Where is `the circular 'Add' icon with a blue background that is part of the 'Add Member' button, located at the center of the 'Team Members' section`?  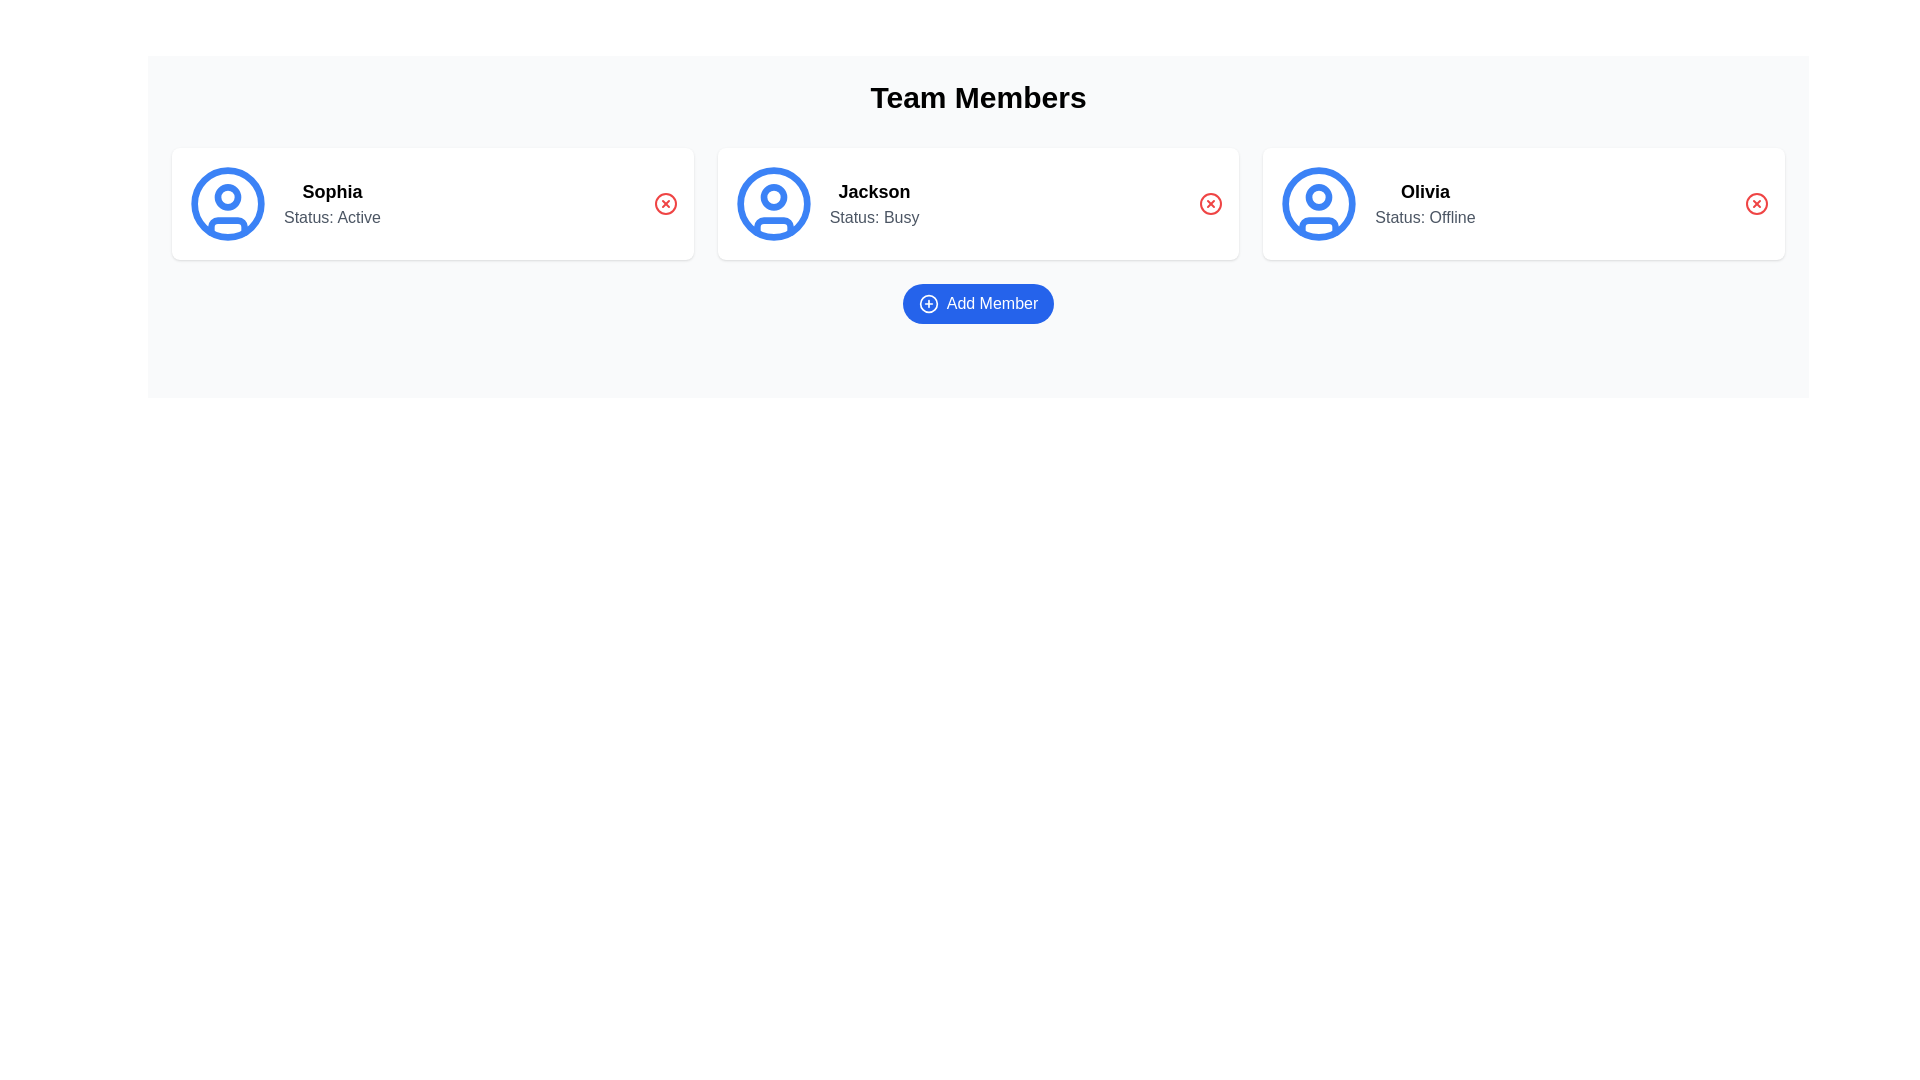 the circular 'Add' icon with a blue background that is part of the 'Add Member' button, located at the center of the 'Team Members' section is located at coordinates (927, 304).